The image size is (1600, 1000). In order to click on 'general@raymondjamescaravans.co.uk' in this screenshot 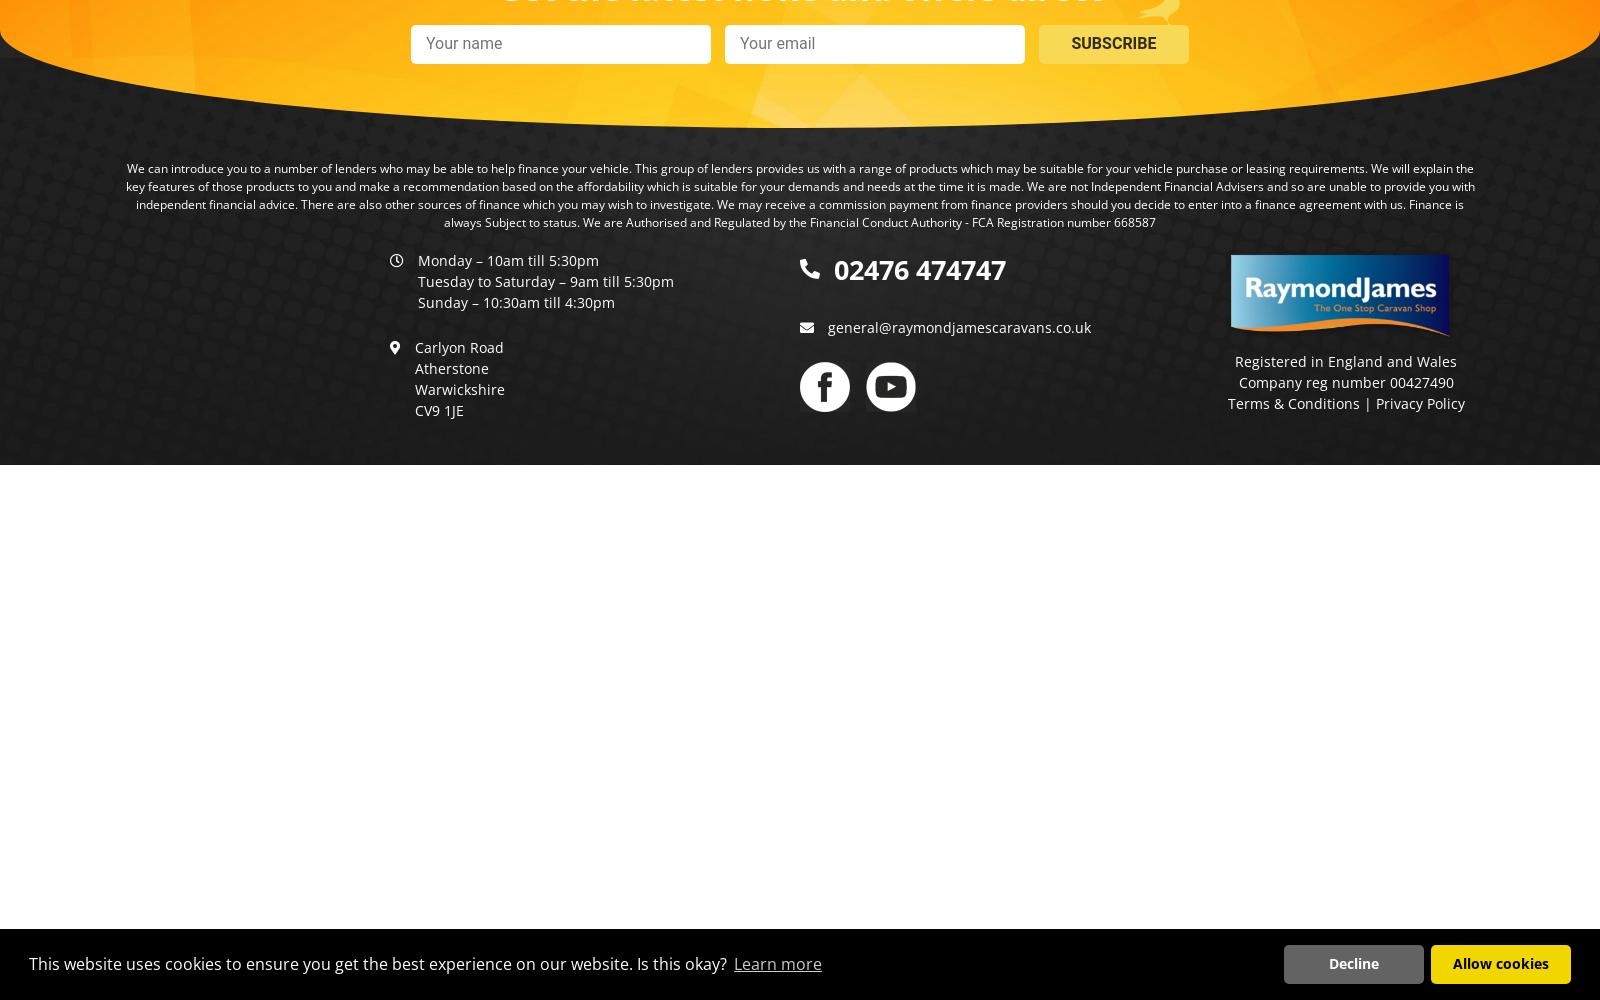, I will do `click(826, 326)`.